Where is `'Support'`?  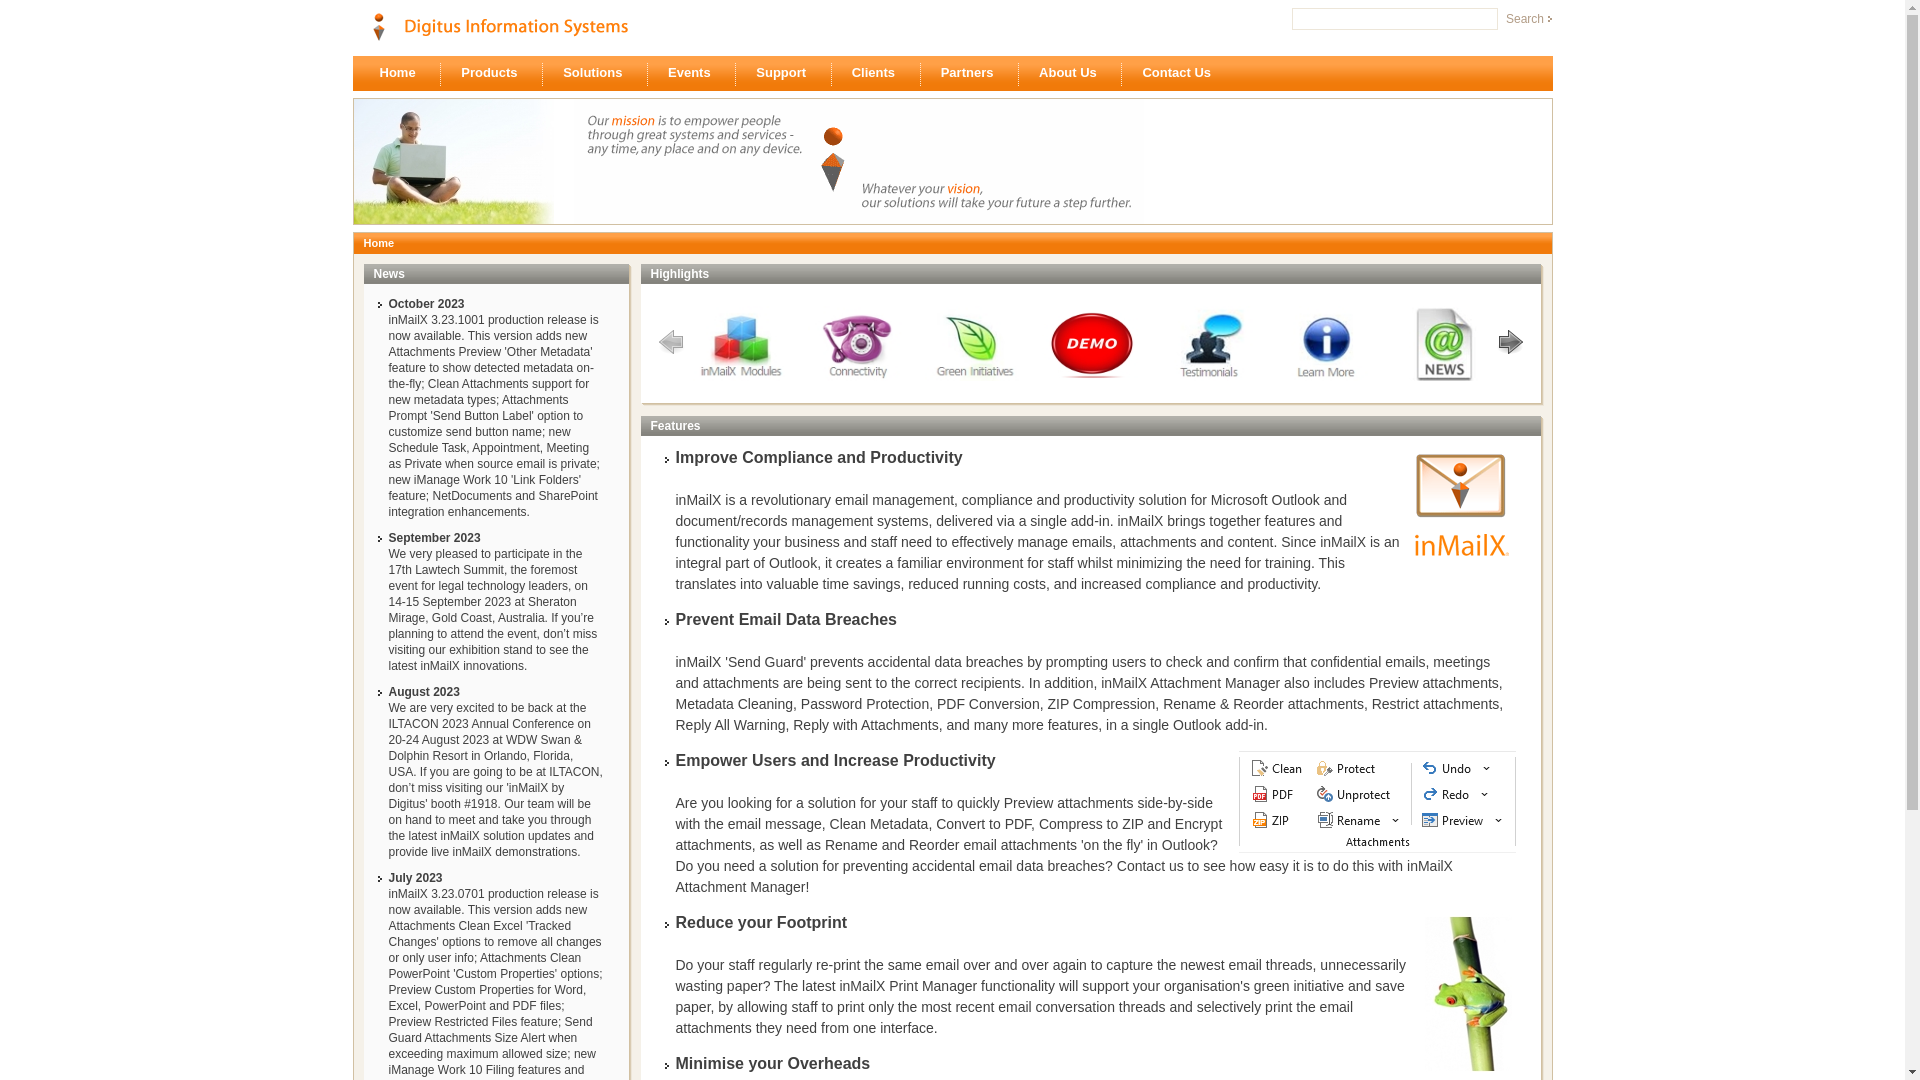
'Support' is located at coordinates (785, 72).